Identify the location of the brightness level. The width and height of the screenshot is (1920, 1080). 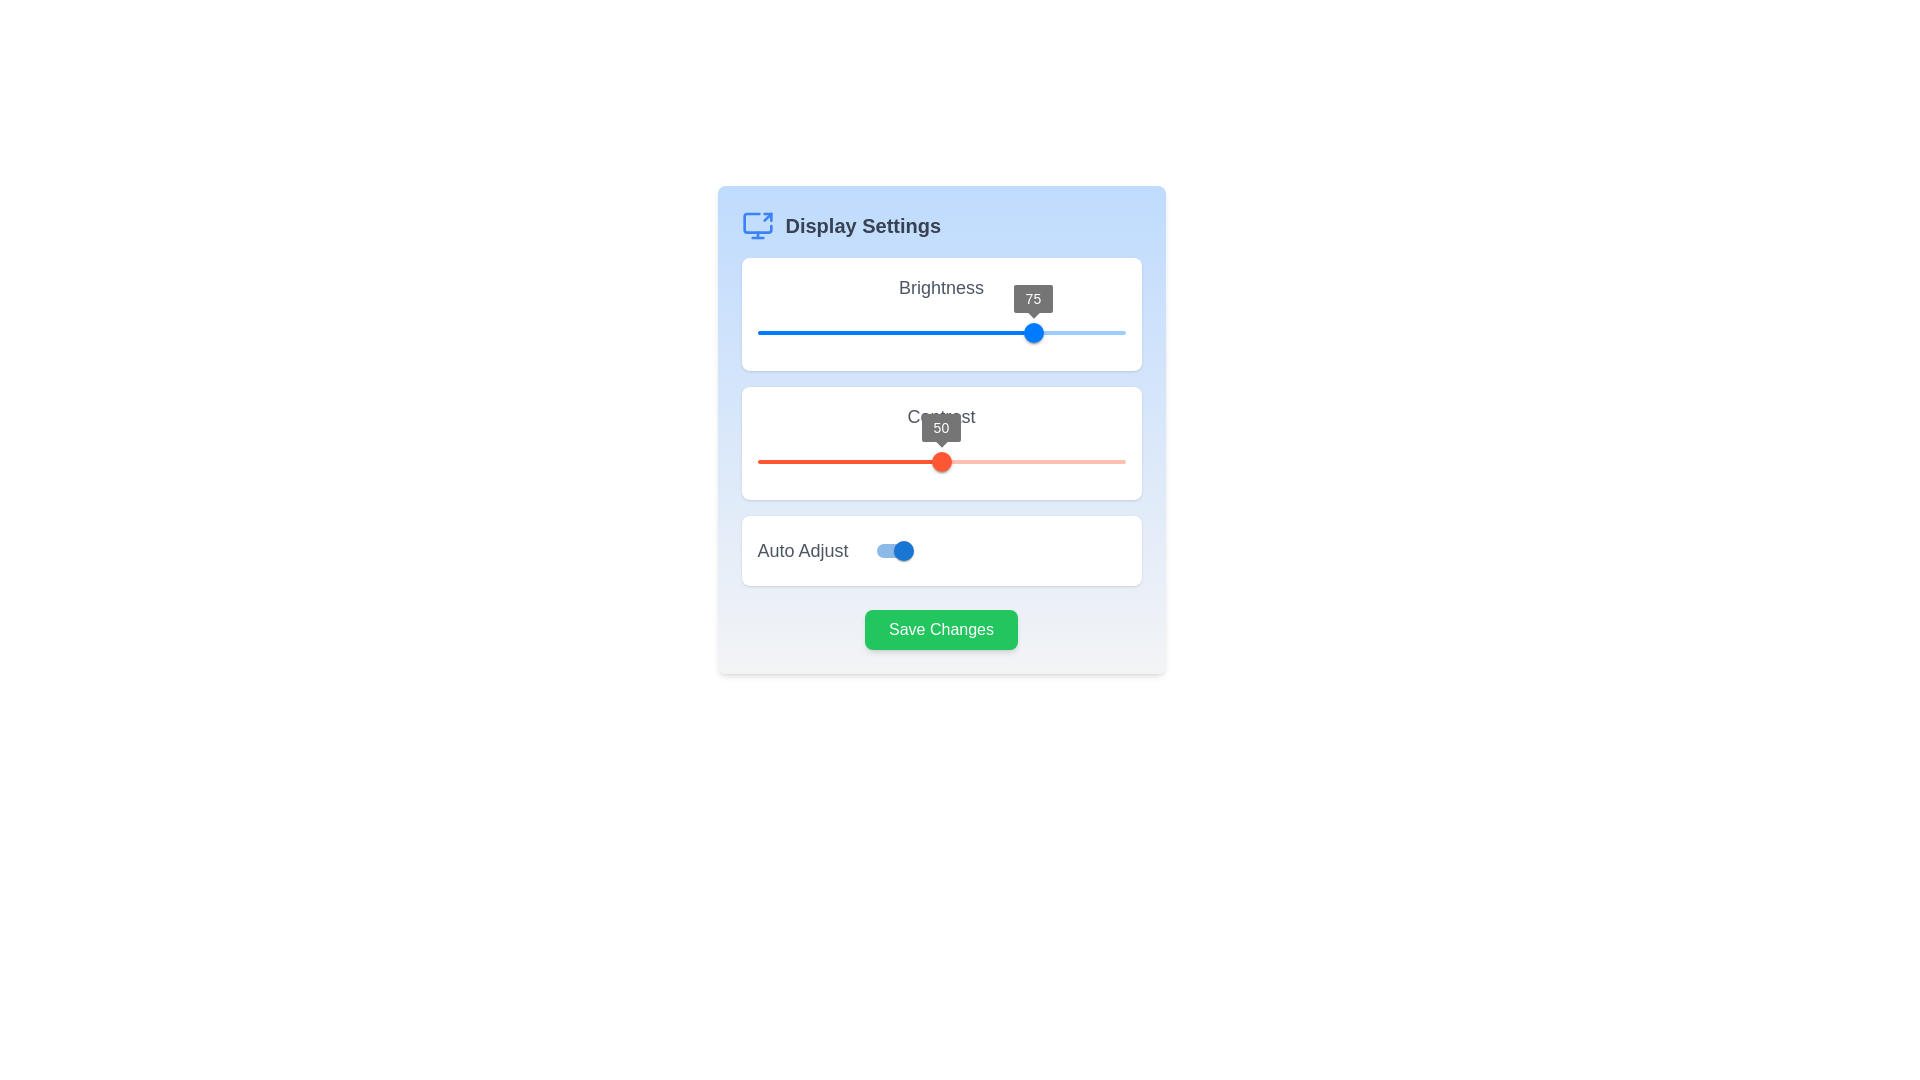
(914, 331).